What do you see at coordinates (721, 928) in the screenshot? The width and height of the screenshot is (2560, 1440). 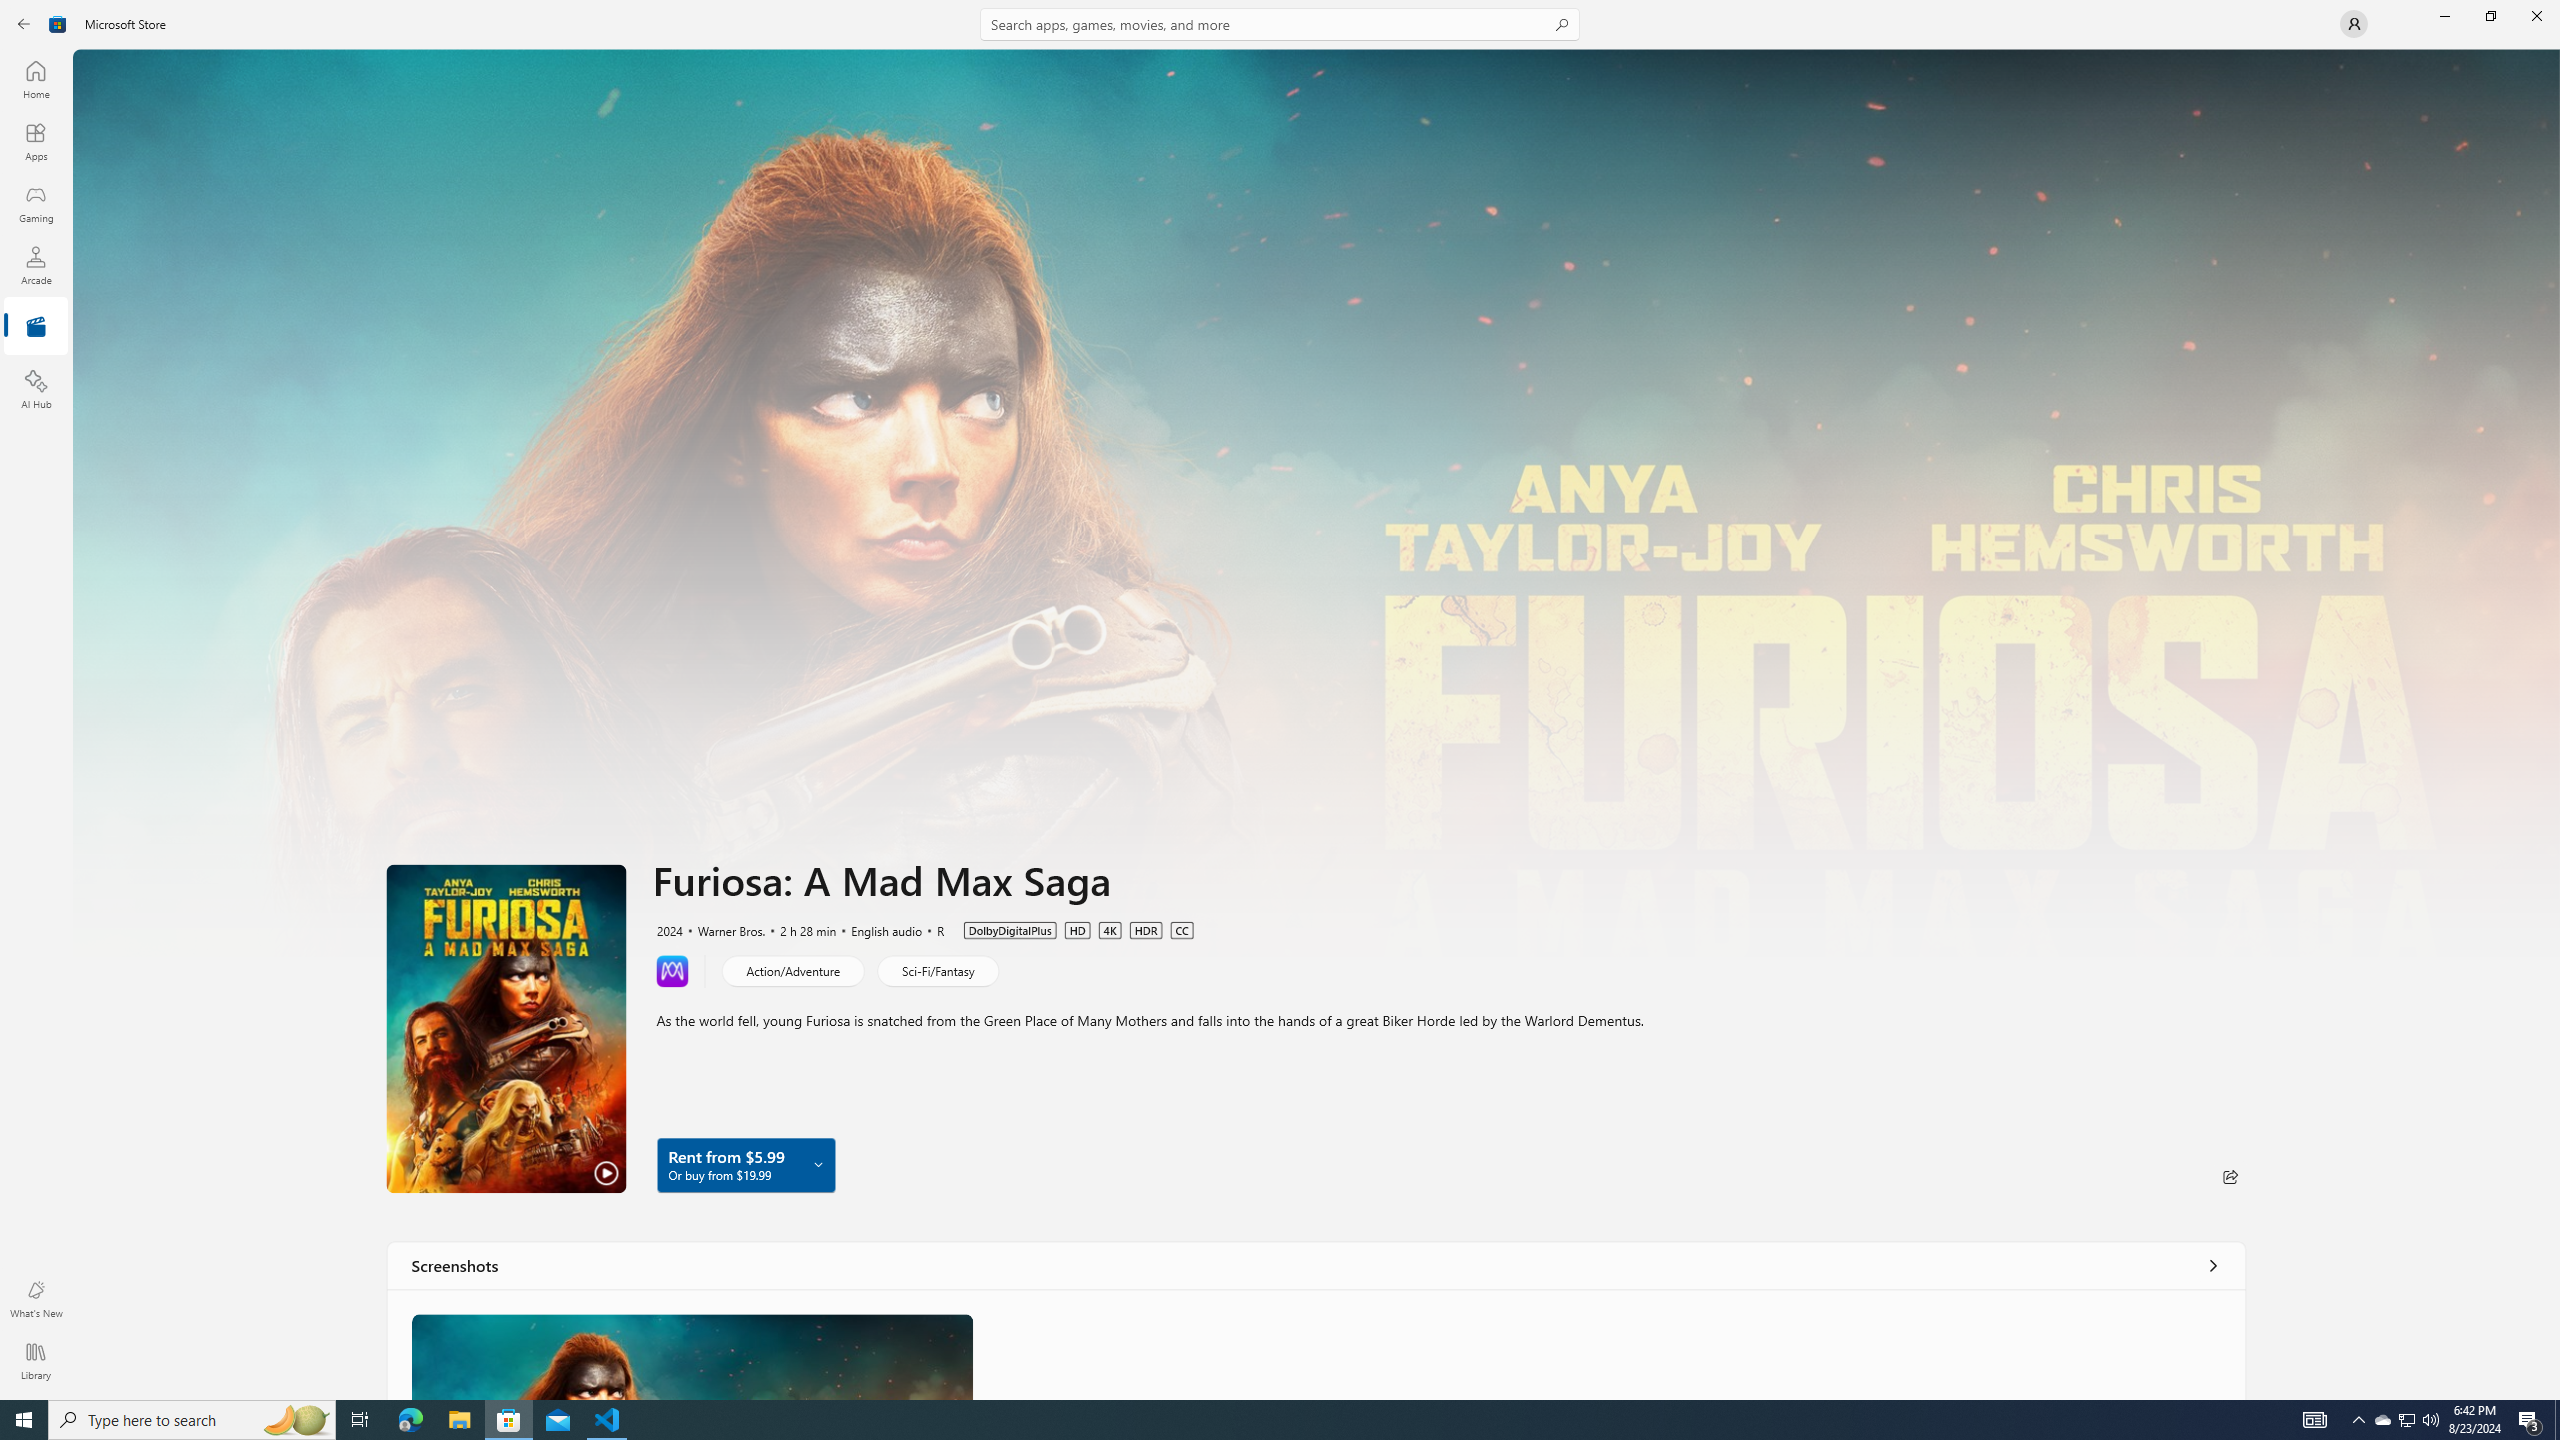 I see `'Warner Bros.'` at bounding box center [721, 928].